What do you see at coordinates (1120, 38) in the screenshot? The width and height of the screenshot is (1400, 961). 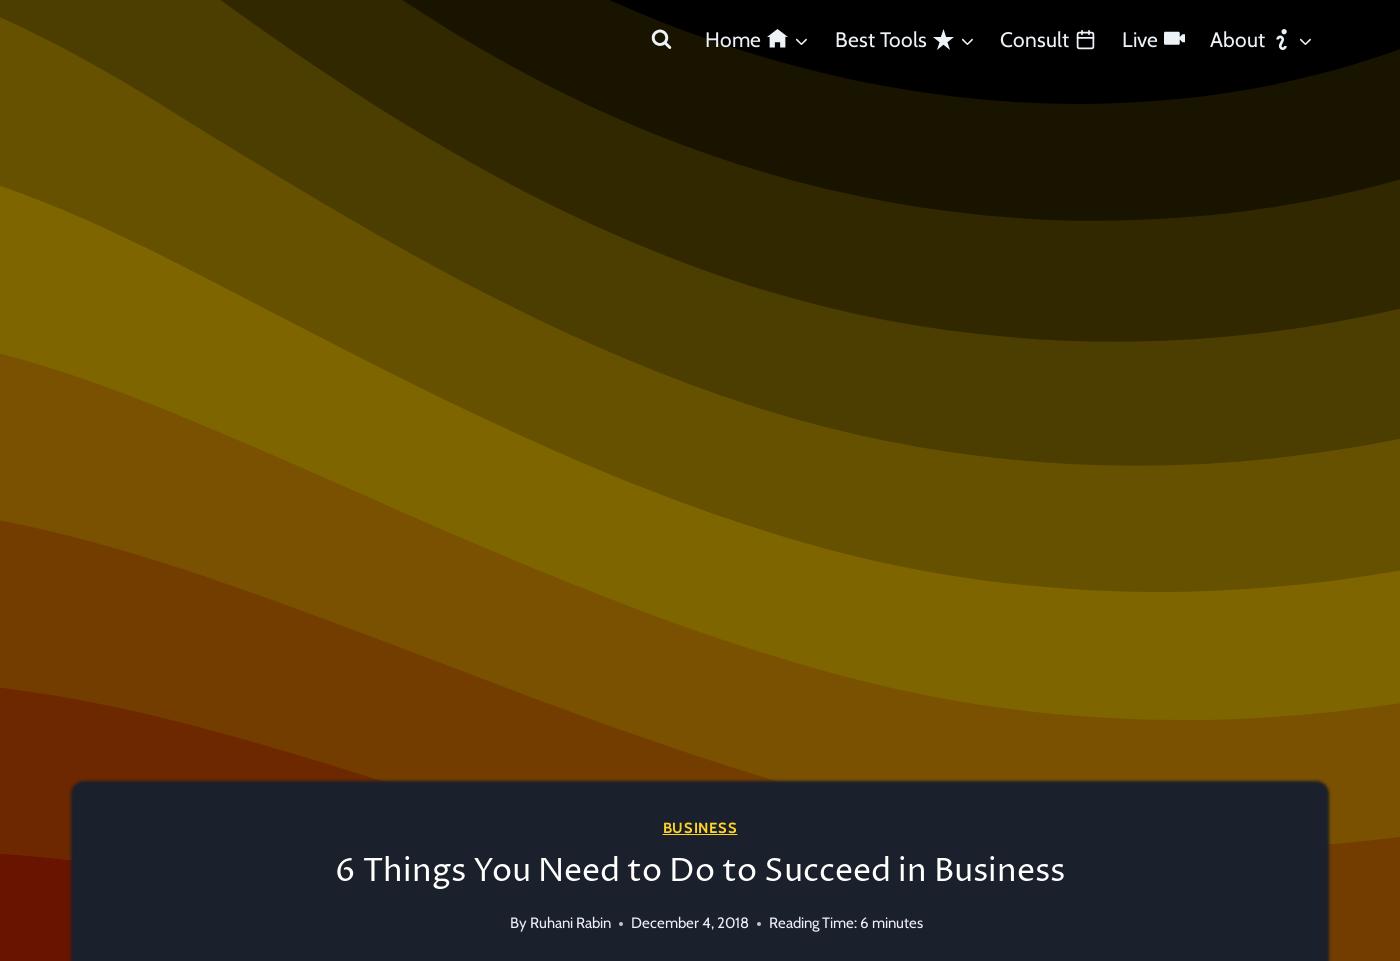 I see `'Live'` at bounding box center [1120, 38].